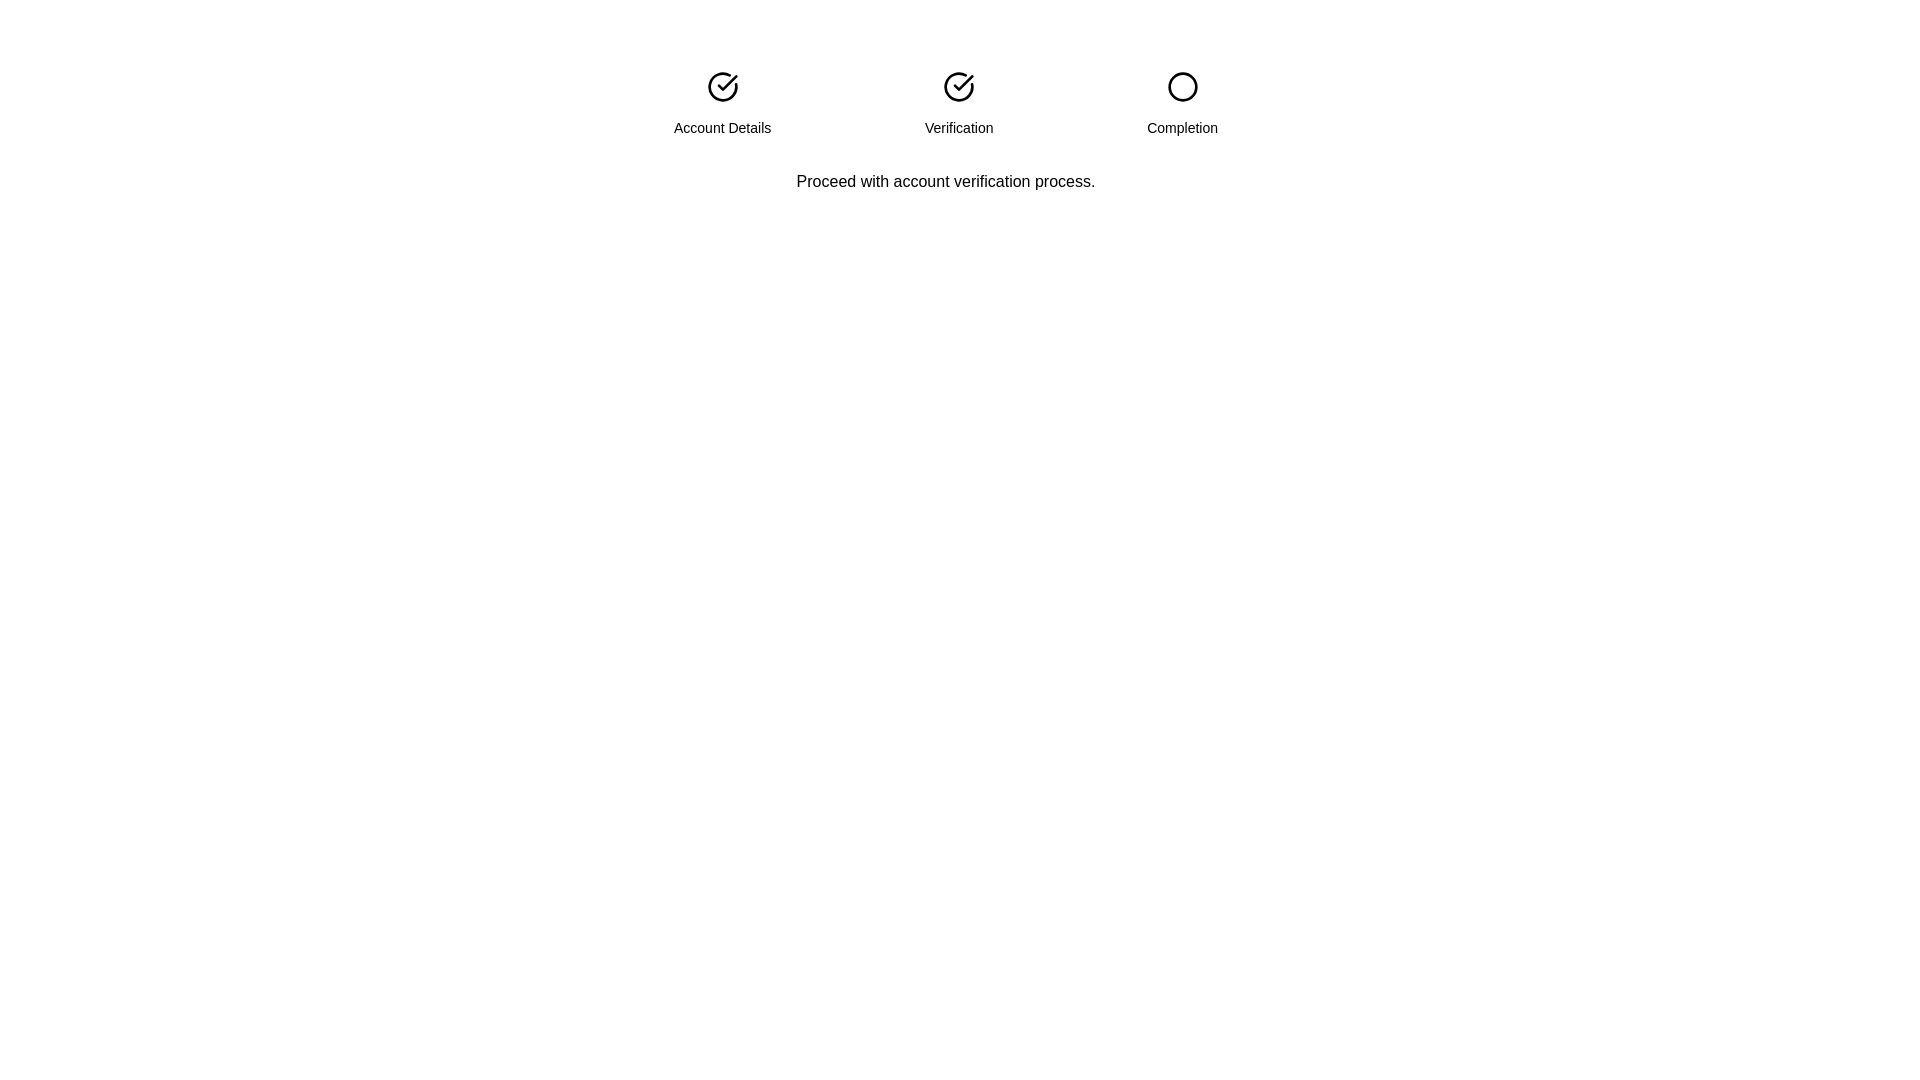 Image resolution: width=1920 pixels, height=1080 pixels. What do you see at coordinates (1182, 127) in the screenshot?
I see `the 'Completion' text label, which is the third label in a sequence of step indicators, positioned under the circular progress indicator for the completion step` at bounding box center [1182, 127].